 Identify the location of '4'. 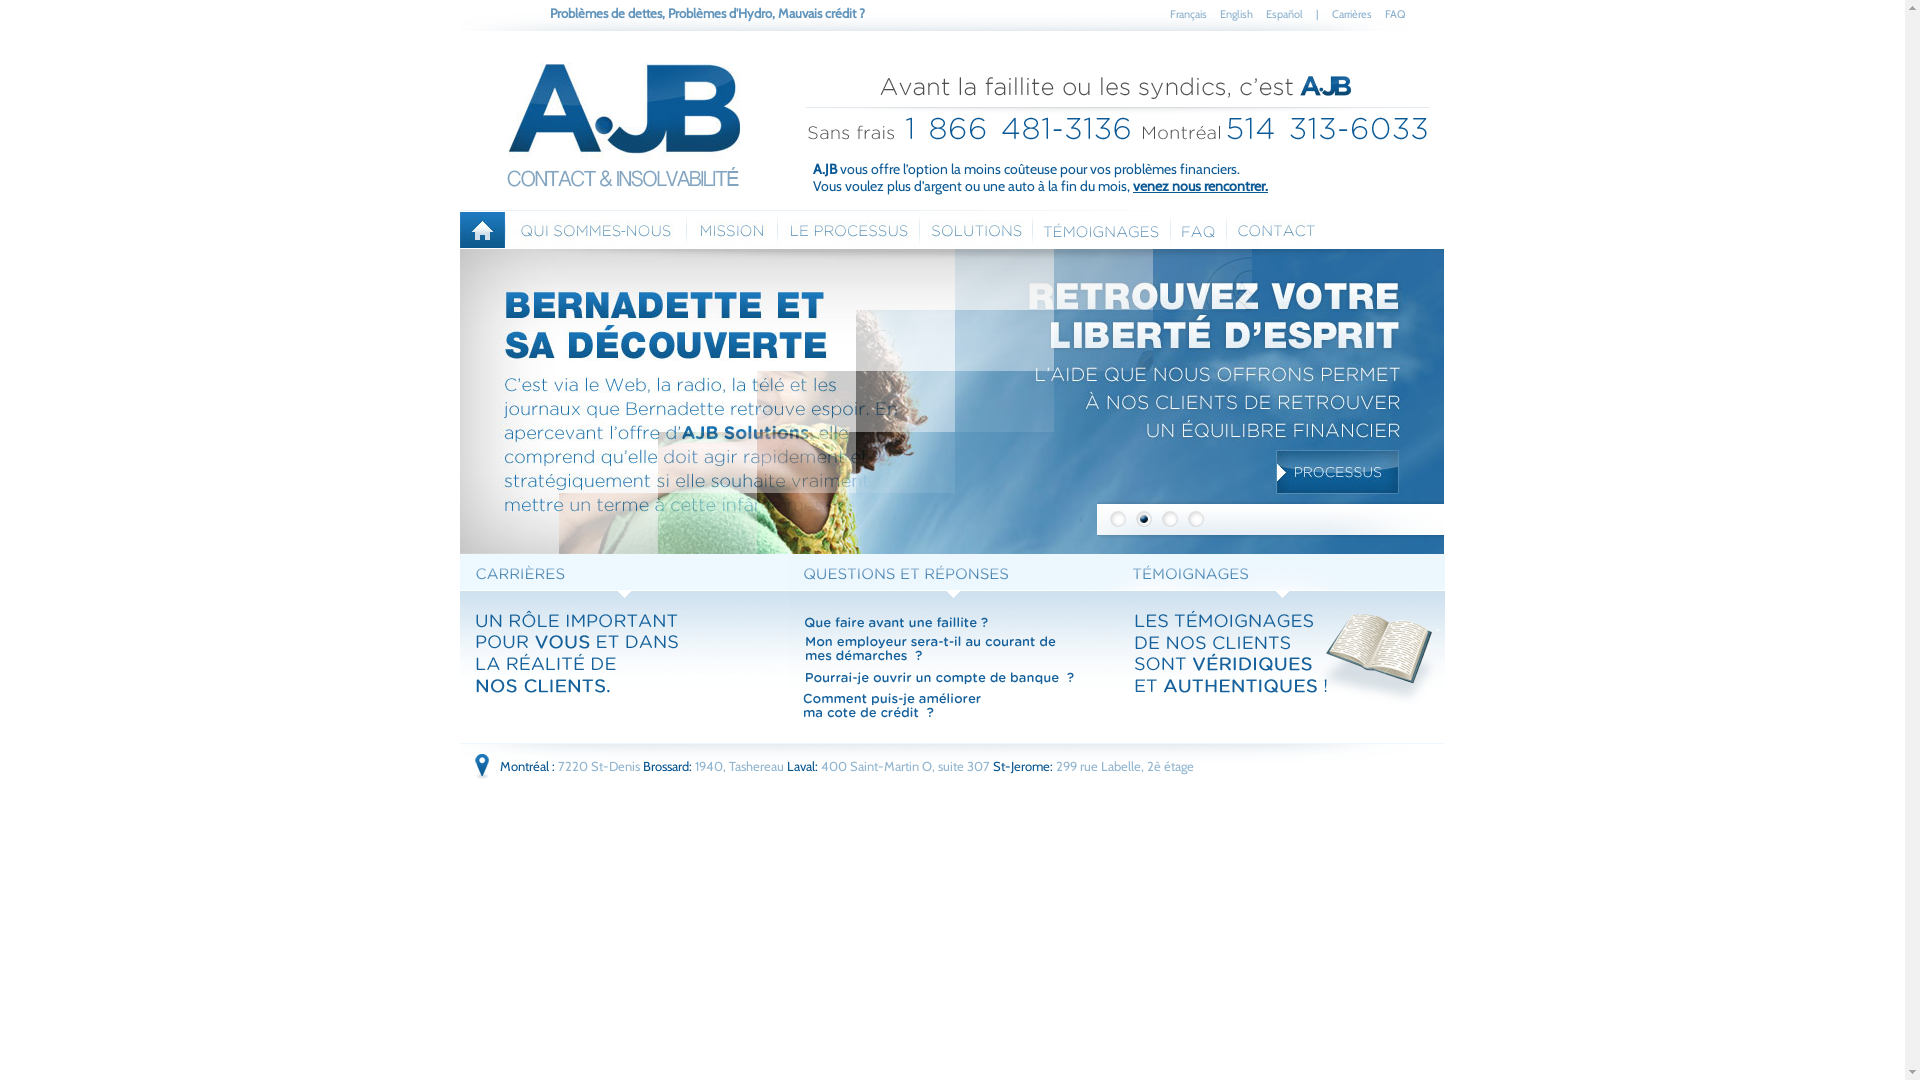
(1195, 518).